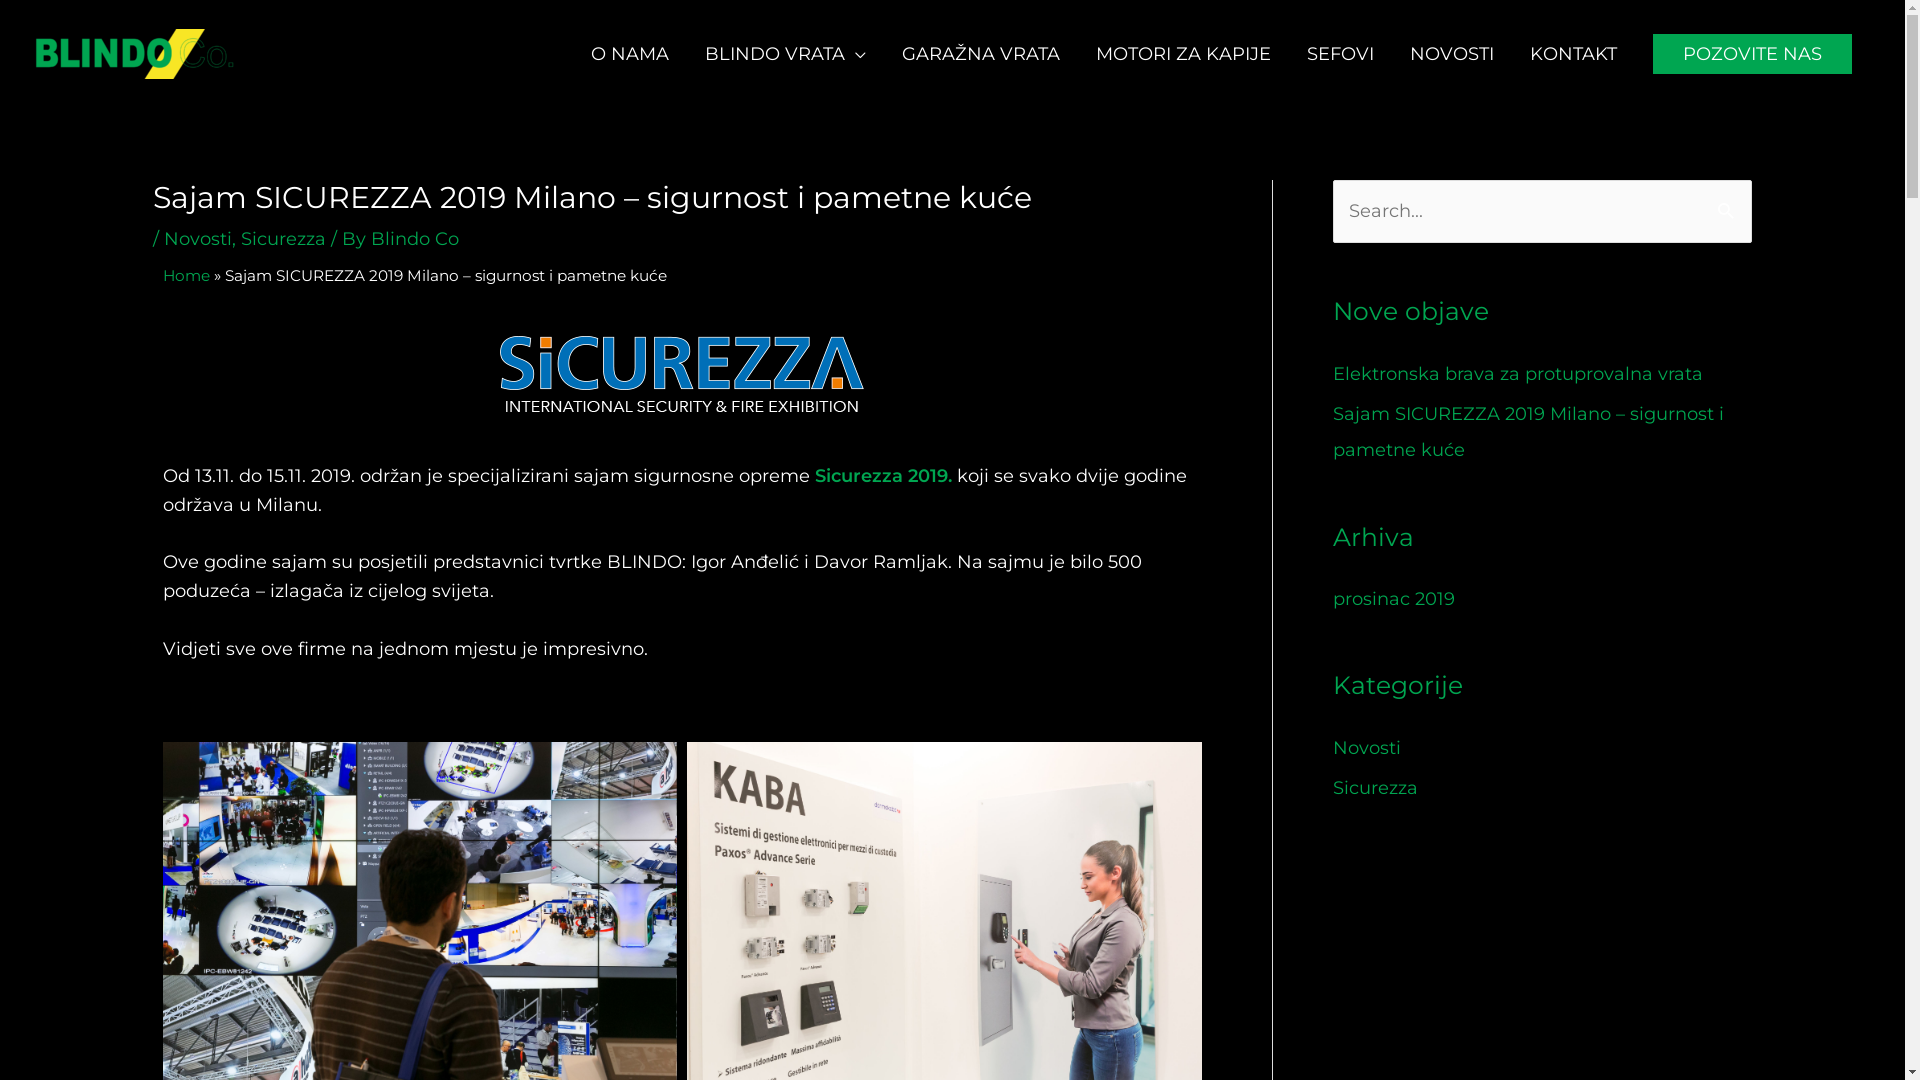 Image resolution: width=1920 pixels, height=1080 pixels. I want to click on 'MOTORI ZA KAPIJE', so click(1183, 53).